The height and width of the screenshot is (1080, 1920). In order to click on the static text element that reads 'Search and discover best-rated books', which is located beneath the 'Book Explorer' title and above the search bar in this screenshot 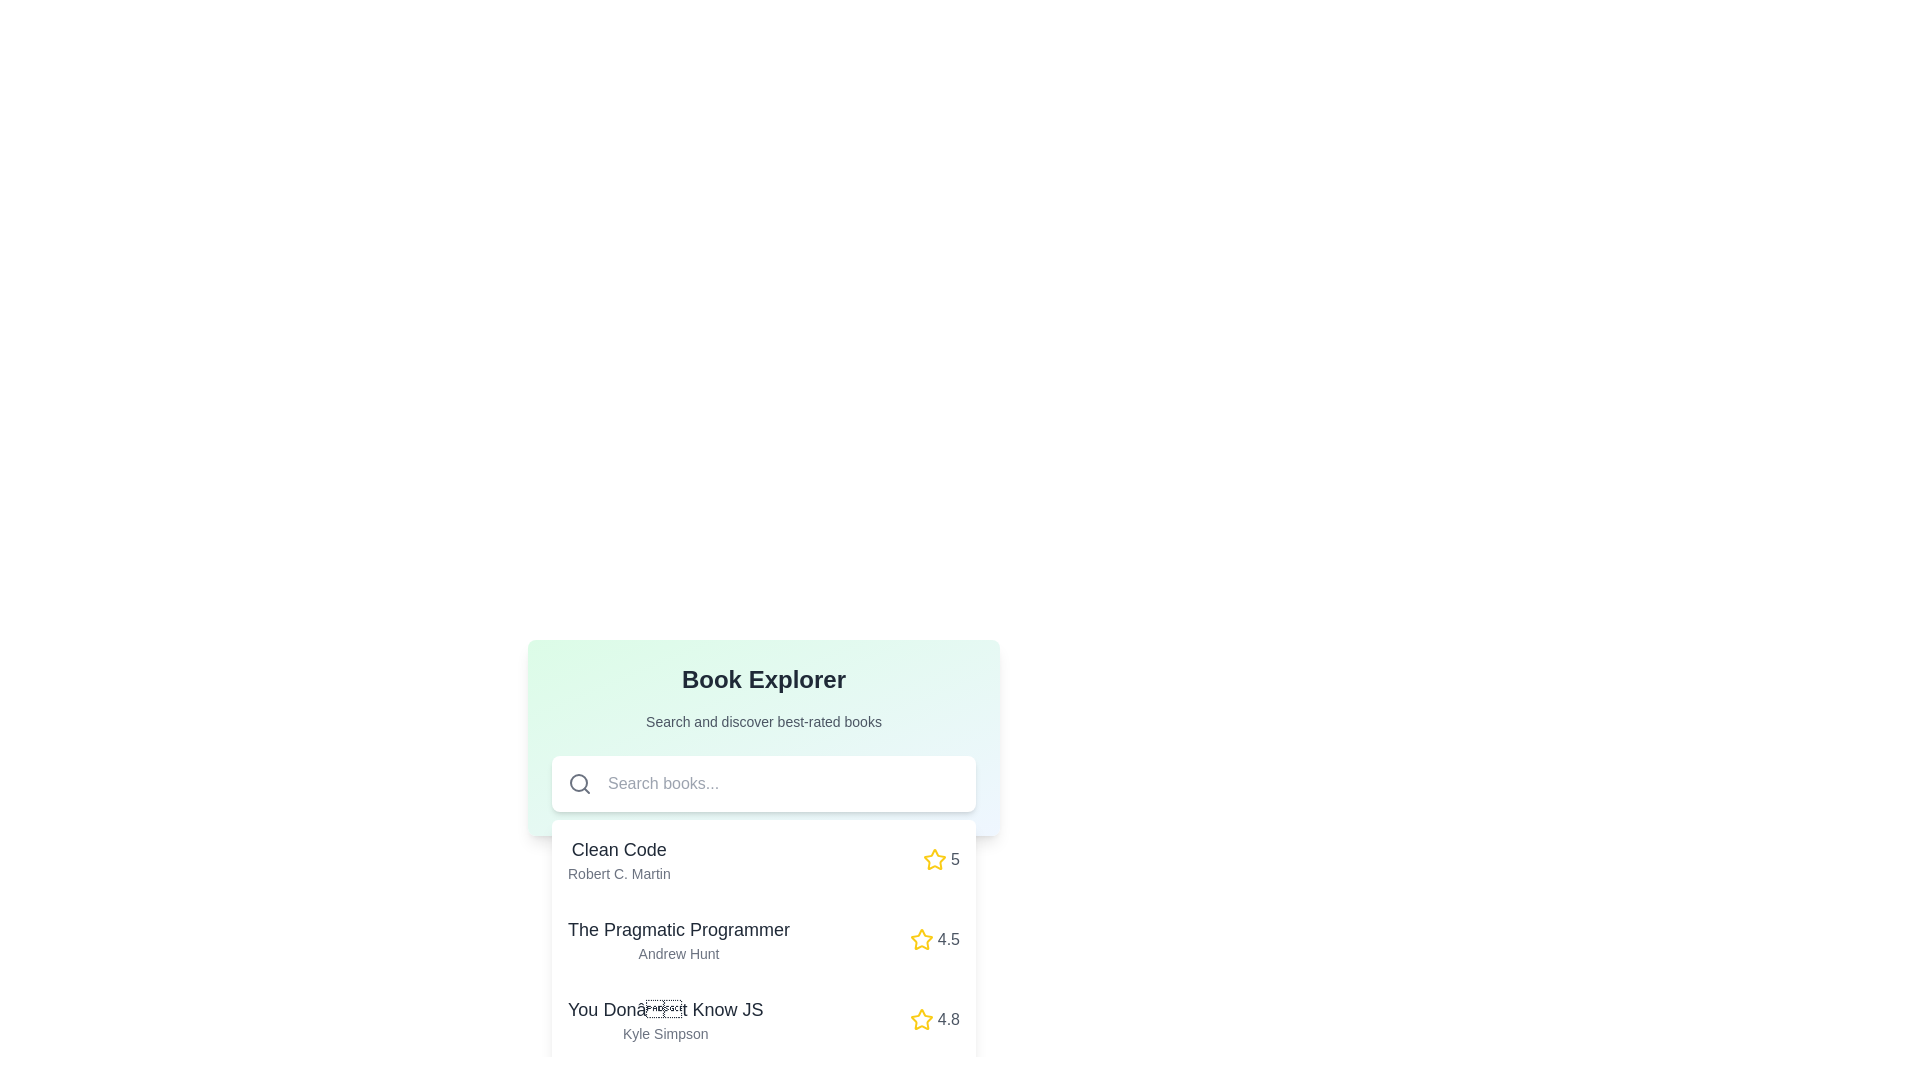, I will do `click(762, 721)`.